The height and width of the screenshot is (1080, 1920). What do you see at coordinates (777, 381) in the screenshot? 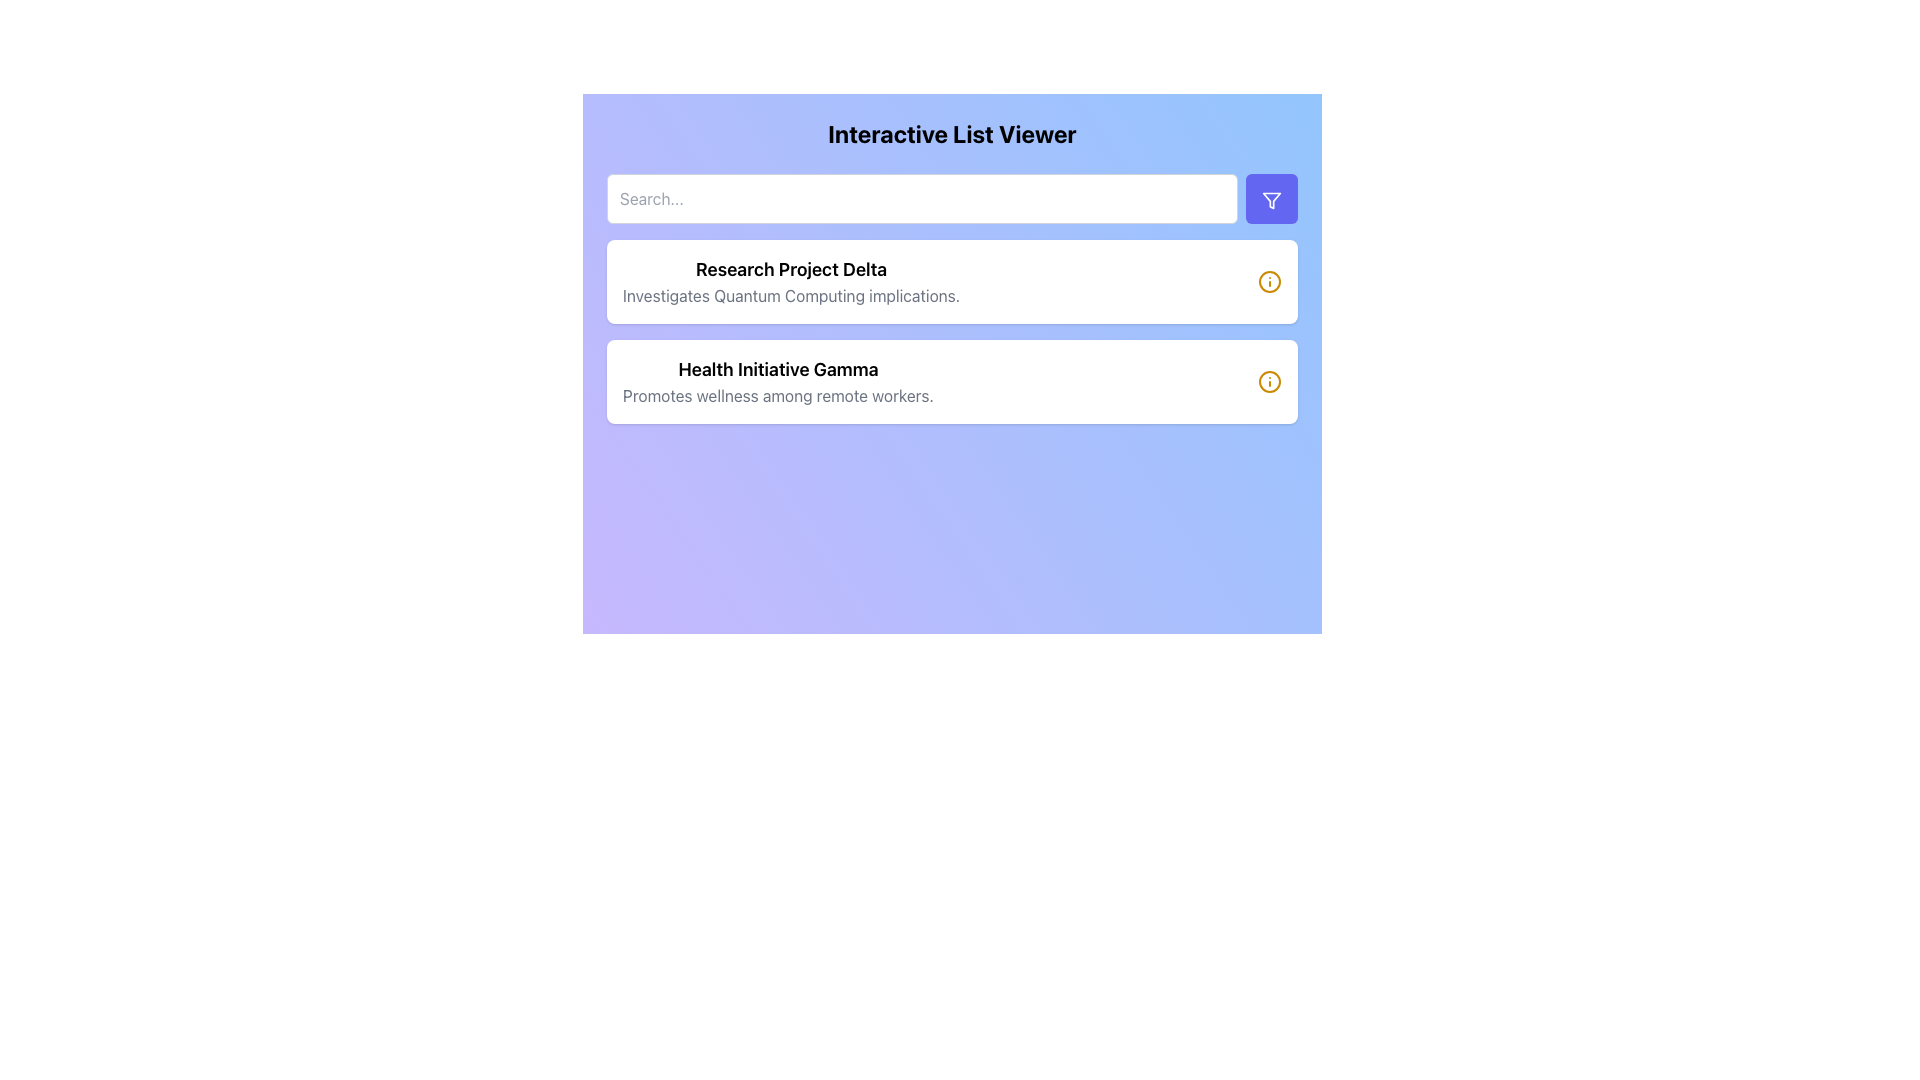
I see `text content from the text block titled 'Health Initiative Gamma' which displays the description 'Promotes wellness among remote workers.'` at bounding box center [777, 381].